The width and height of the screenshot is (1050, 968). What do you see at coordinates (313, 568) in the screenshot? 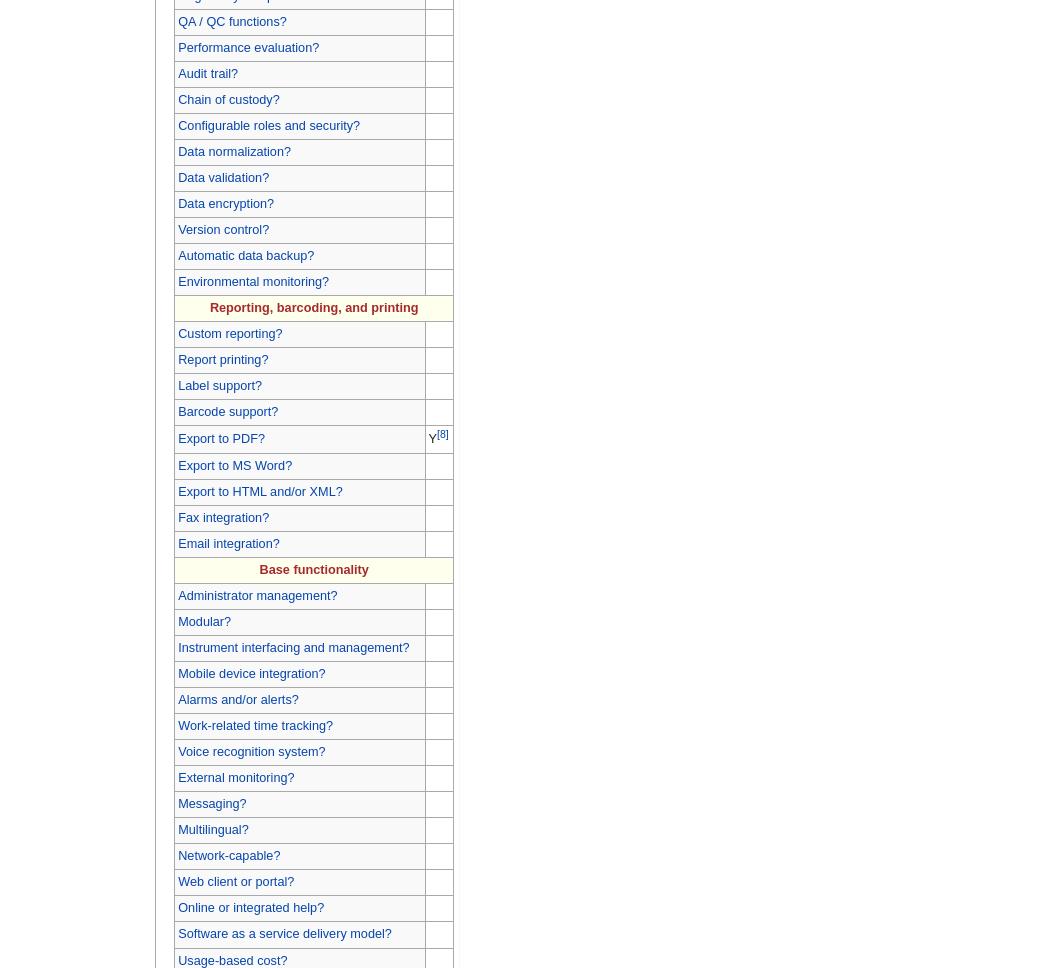
I see `'Base functionality'` at bounding box center [313, 568].